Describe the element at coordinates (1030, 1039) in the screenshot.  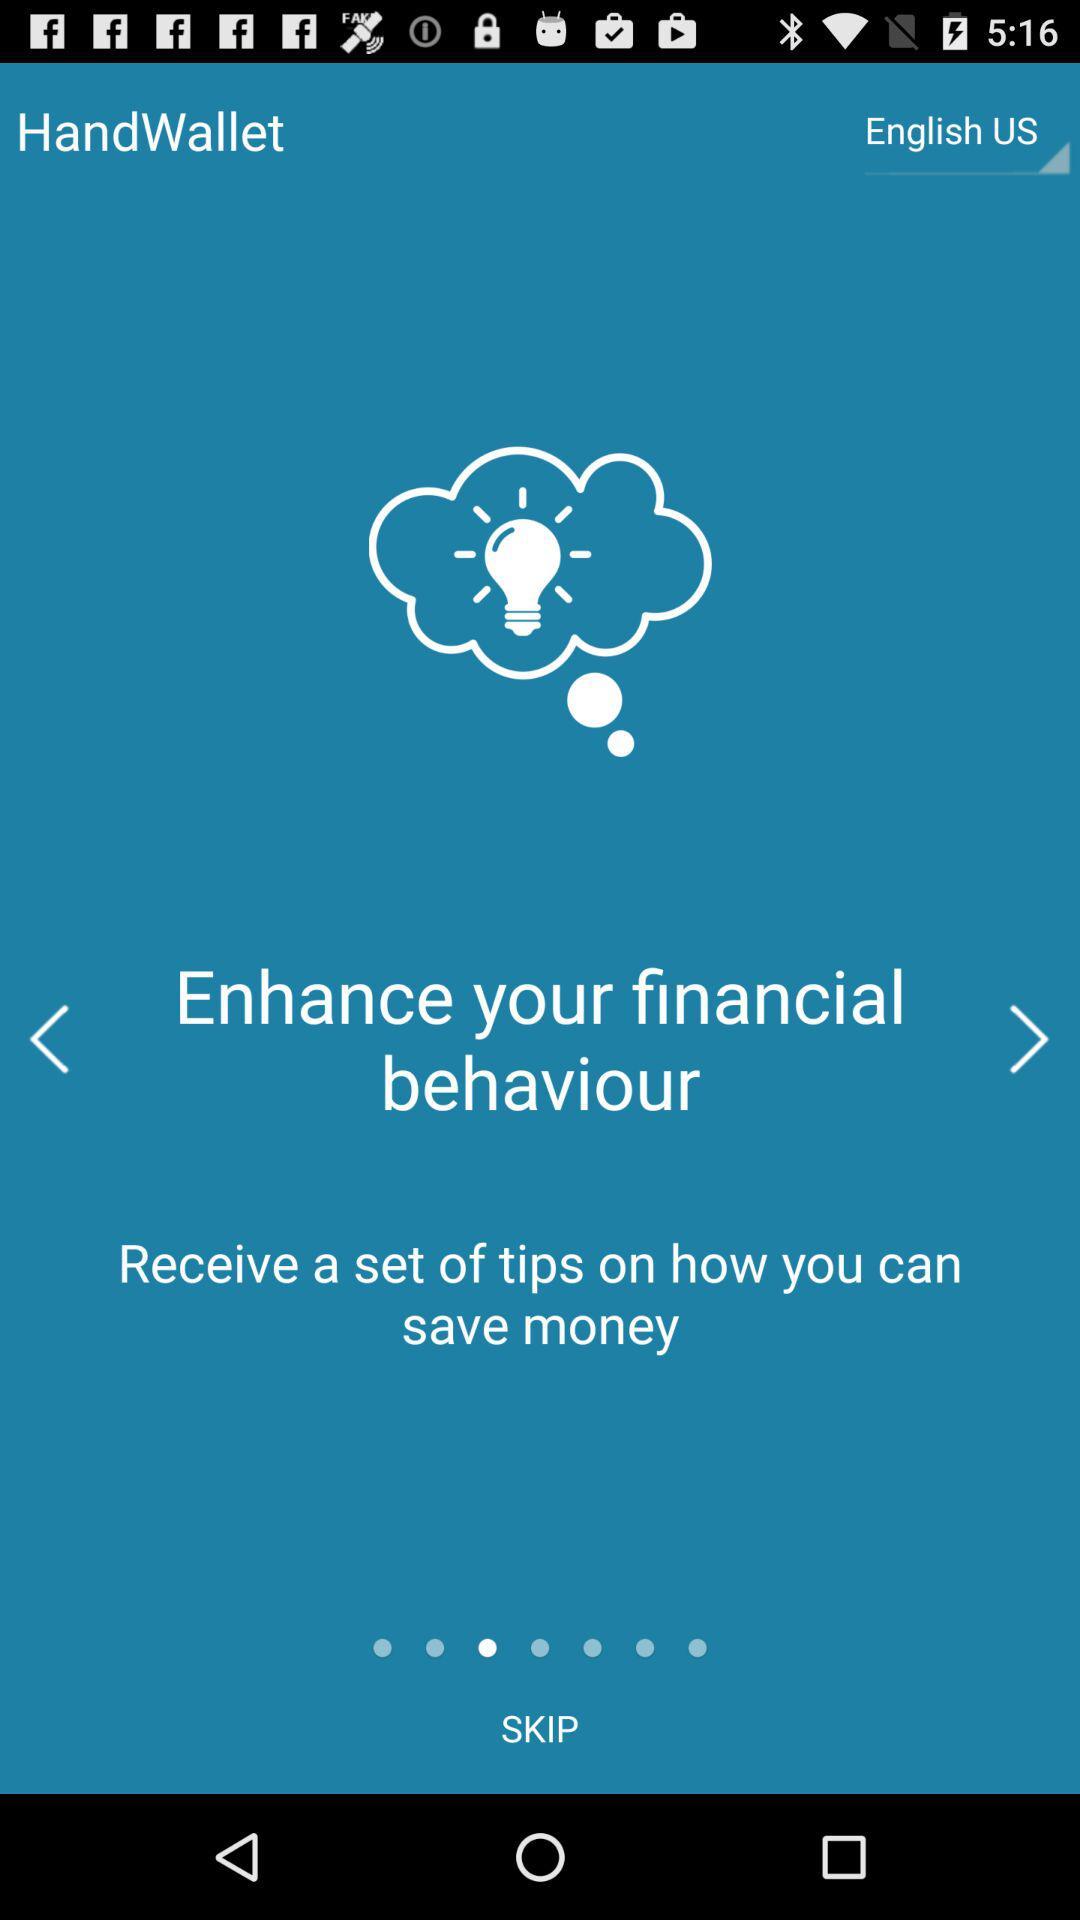
I see `the item above the receive a set item` at that location.